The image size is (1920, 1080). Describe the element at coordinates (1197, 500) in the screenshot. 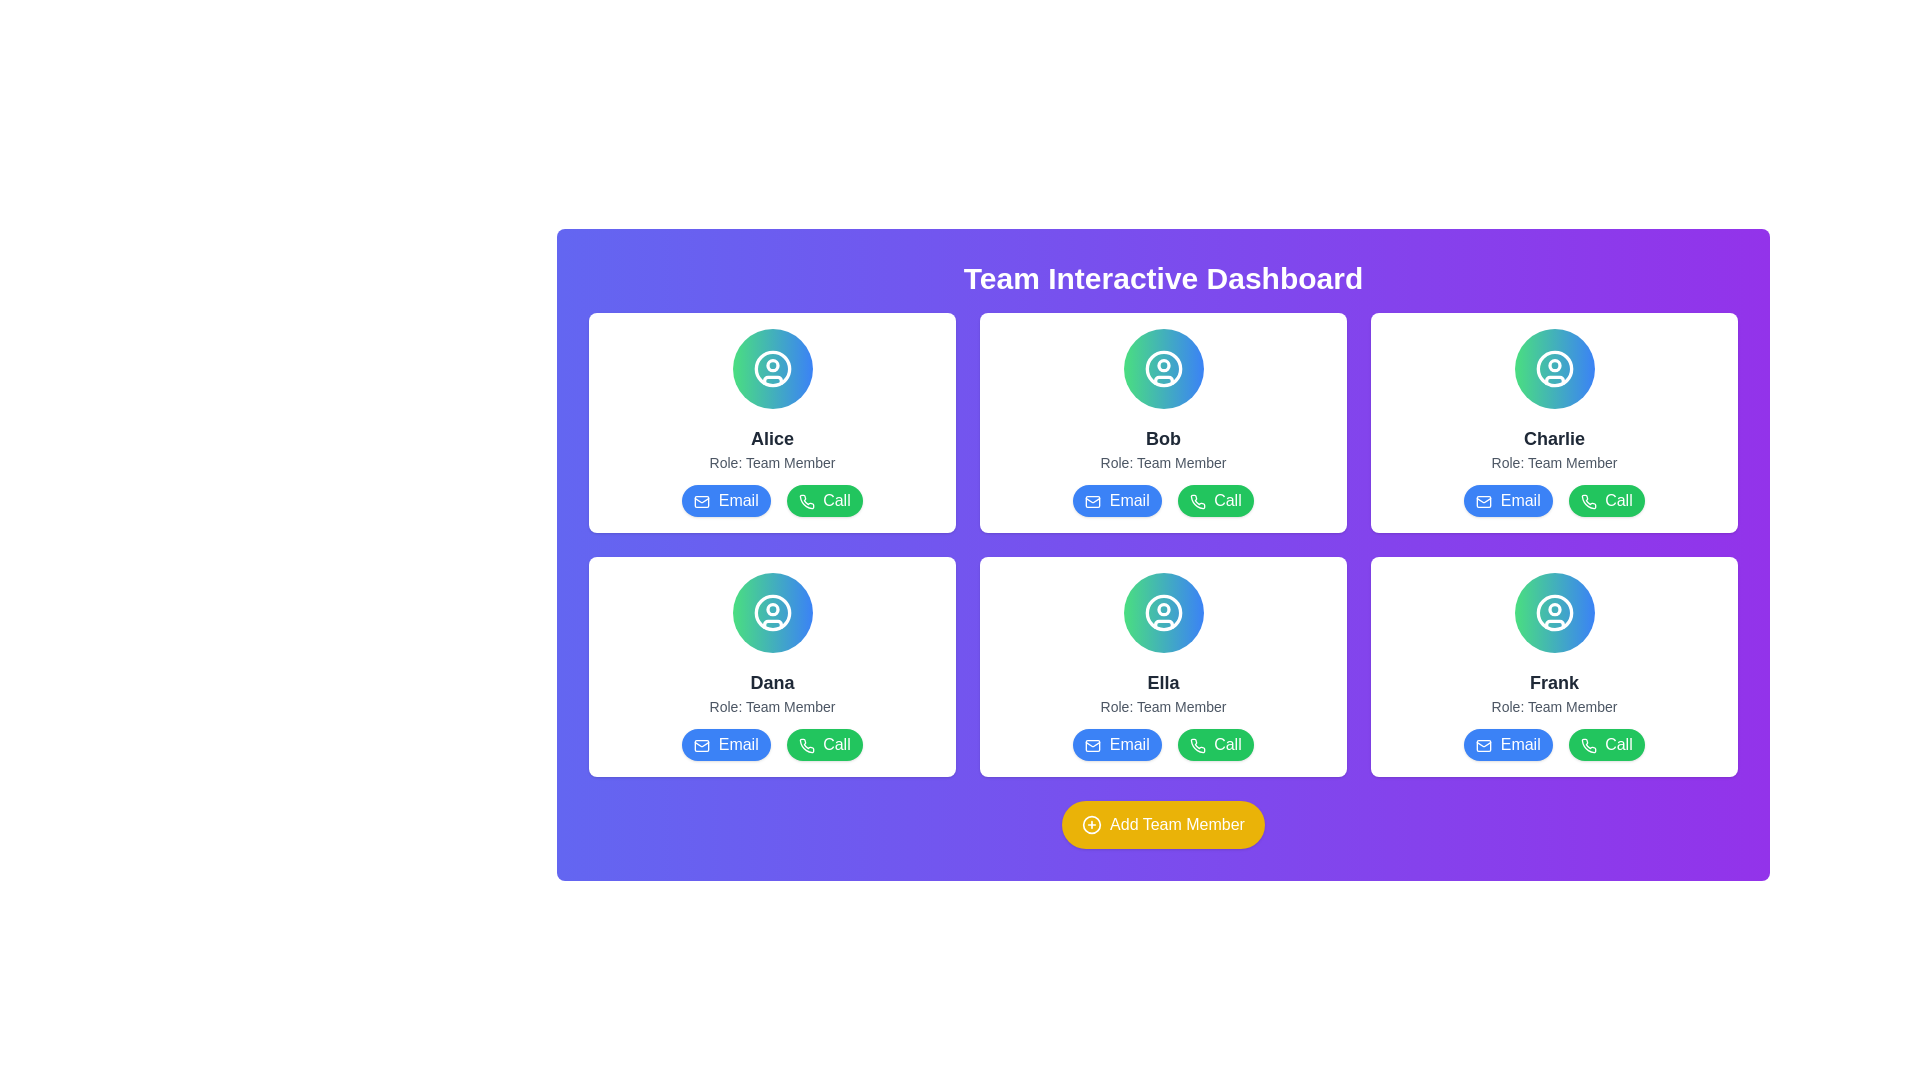

I see `the phone icon located on the left side of the 'Call' button in the 'Bob' information card, which is positioned in the first row of the grid layout on the dashboard` at that location.